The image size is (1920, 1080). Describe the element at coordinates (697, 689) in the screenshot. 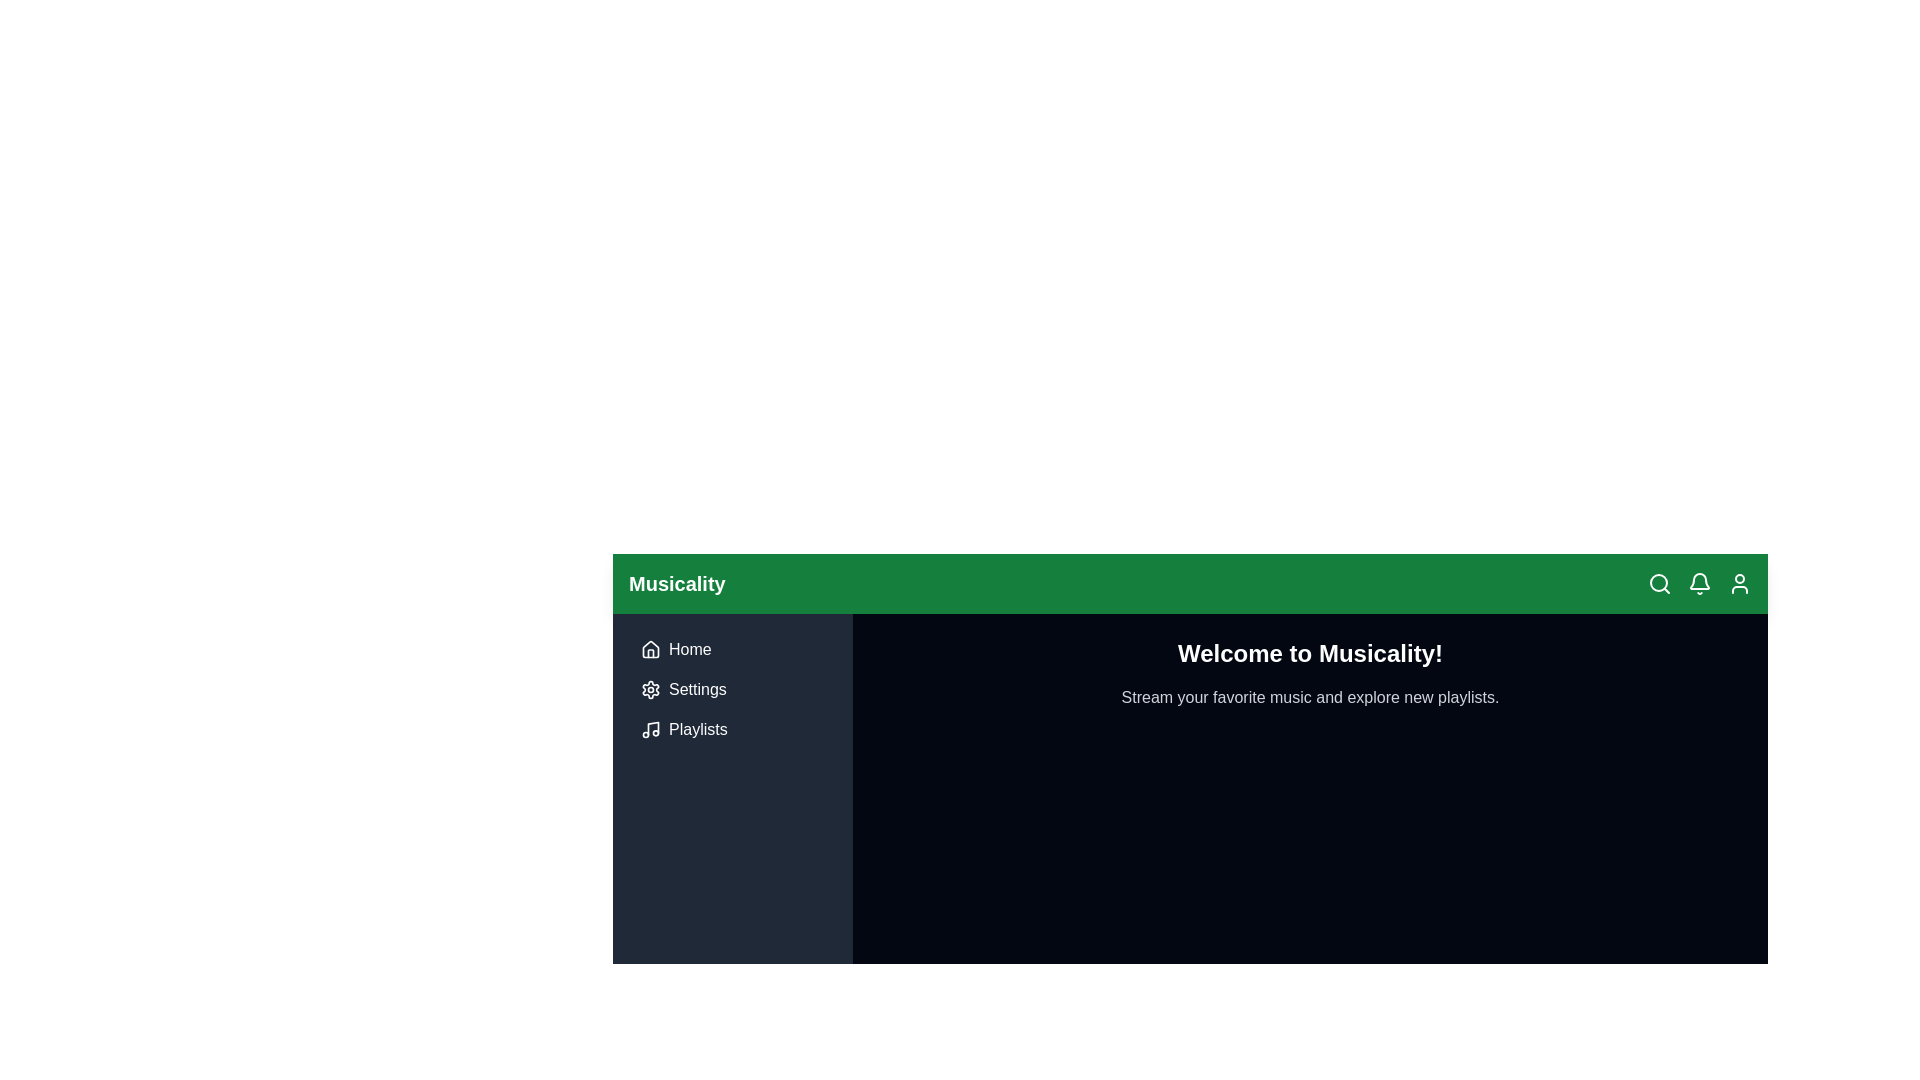

I see `the 'Settings' text label, which is styled in a light color against a dark background and positioned in the vertical navigation menu to the right of the gear icon` at that location.